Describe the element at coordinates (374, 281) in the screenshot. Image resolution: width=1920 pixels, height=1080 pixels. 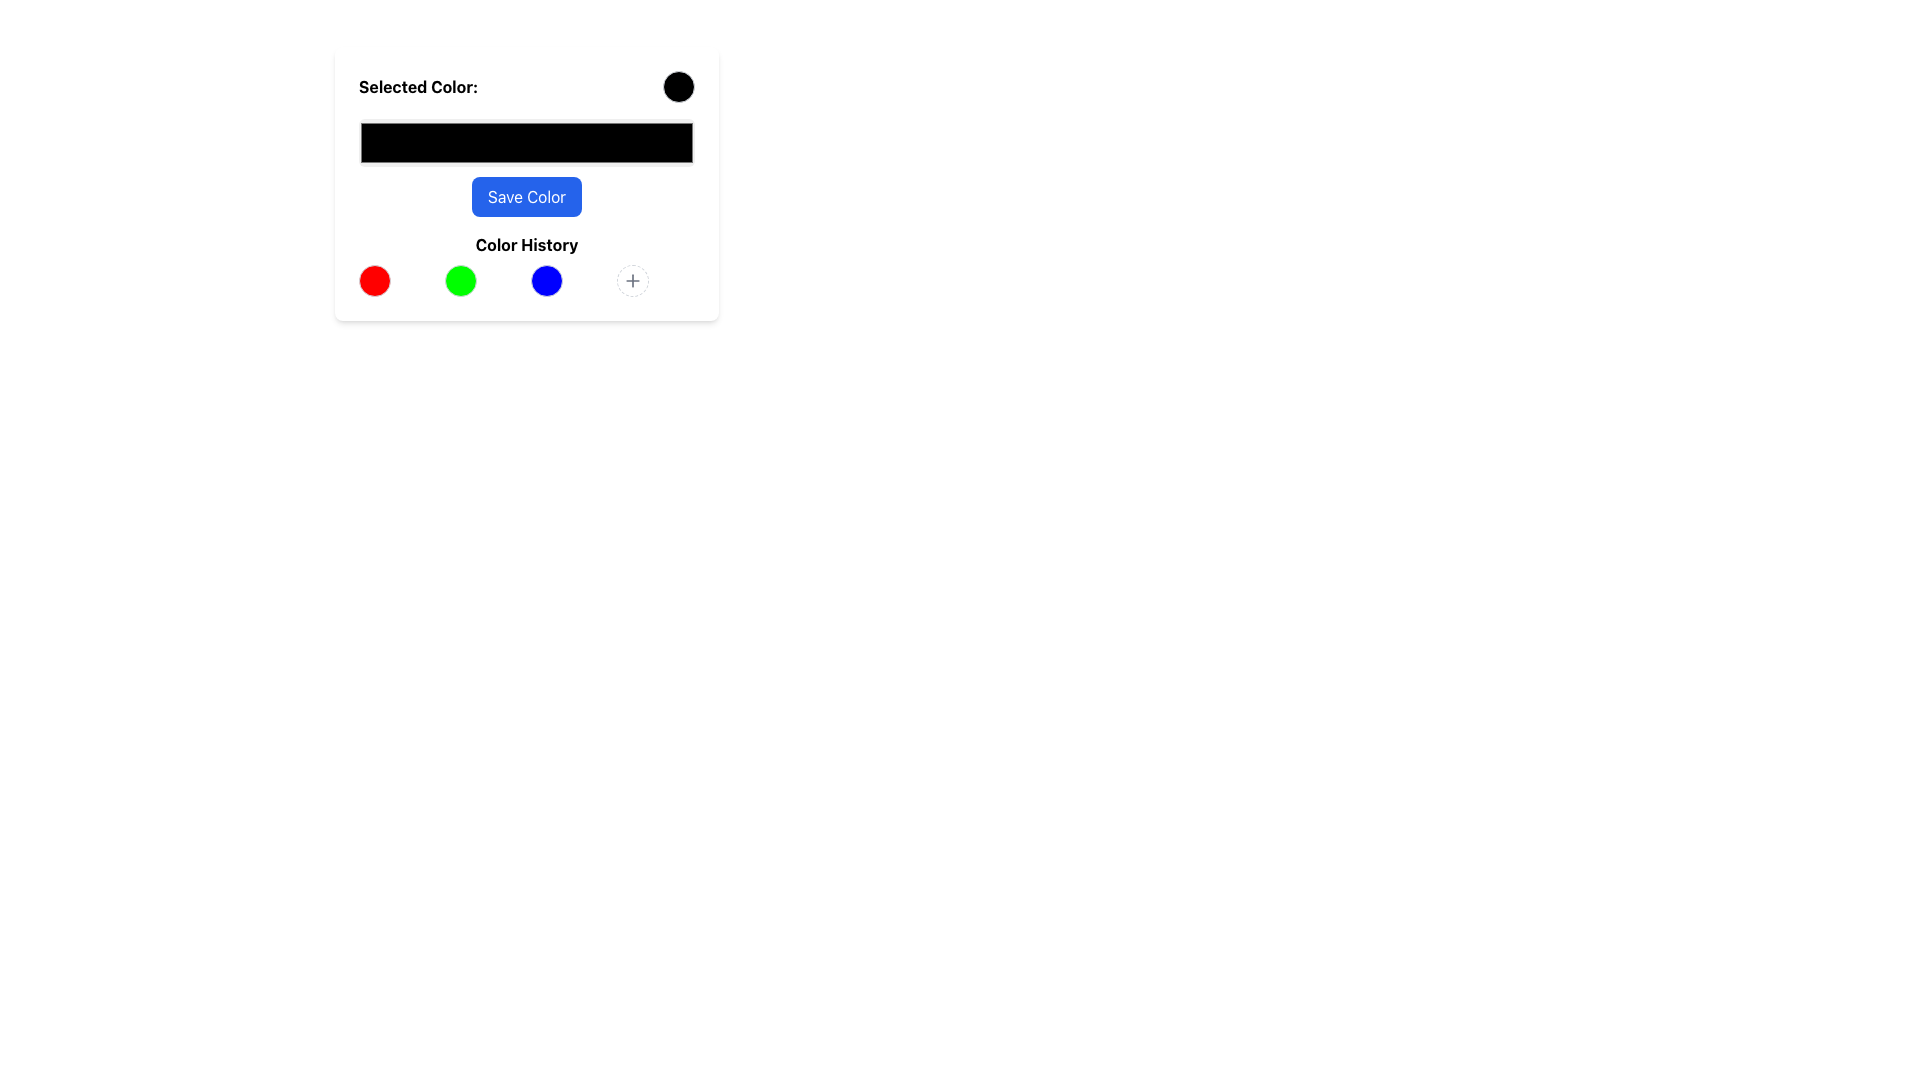
I see `the first button in the 'Color History' section` at that location.